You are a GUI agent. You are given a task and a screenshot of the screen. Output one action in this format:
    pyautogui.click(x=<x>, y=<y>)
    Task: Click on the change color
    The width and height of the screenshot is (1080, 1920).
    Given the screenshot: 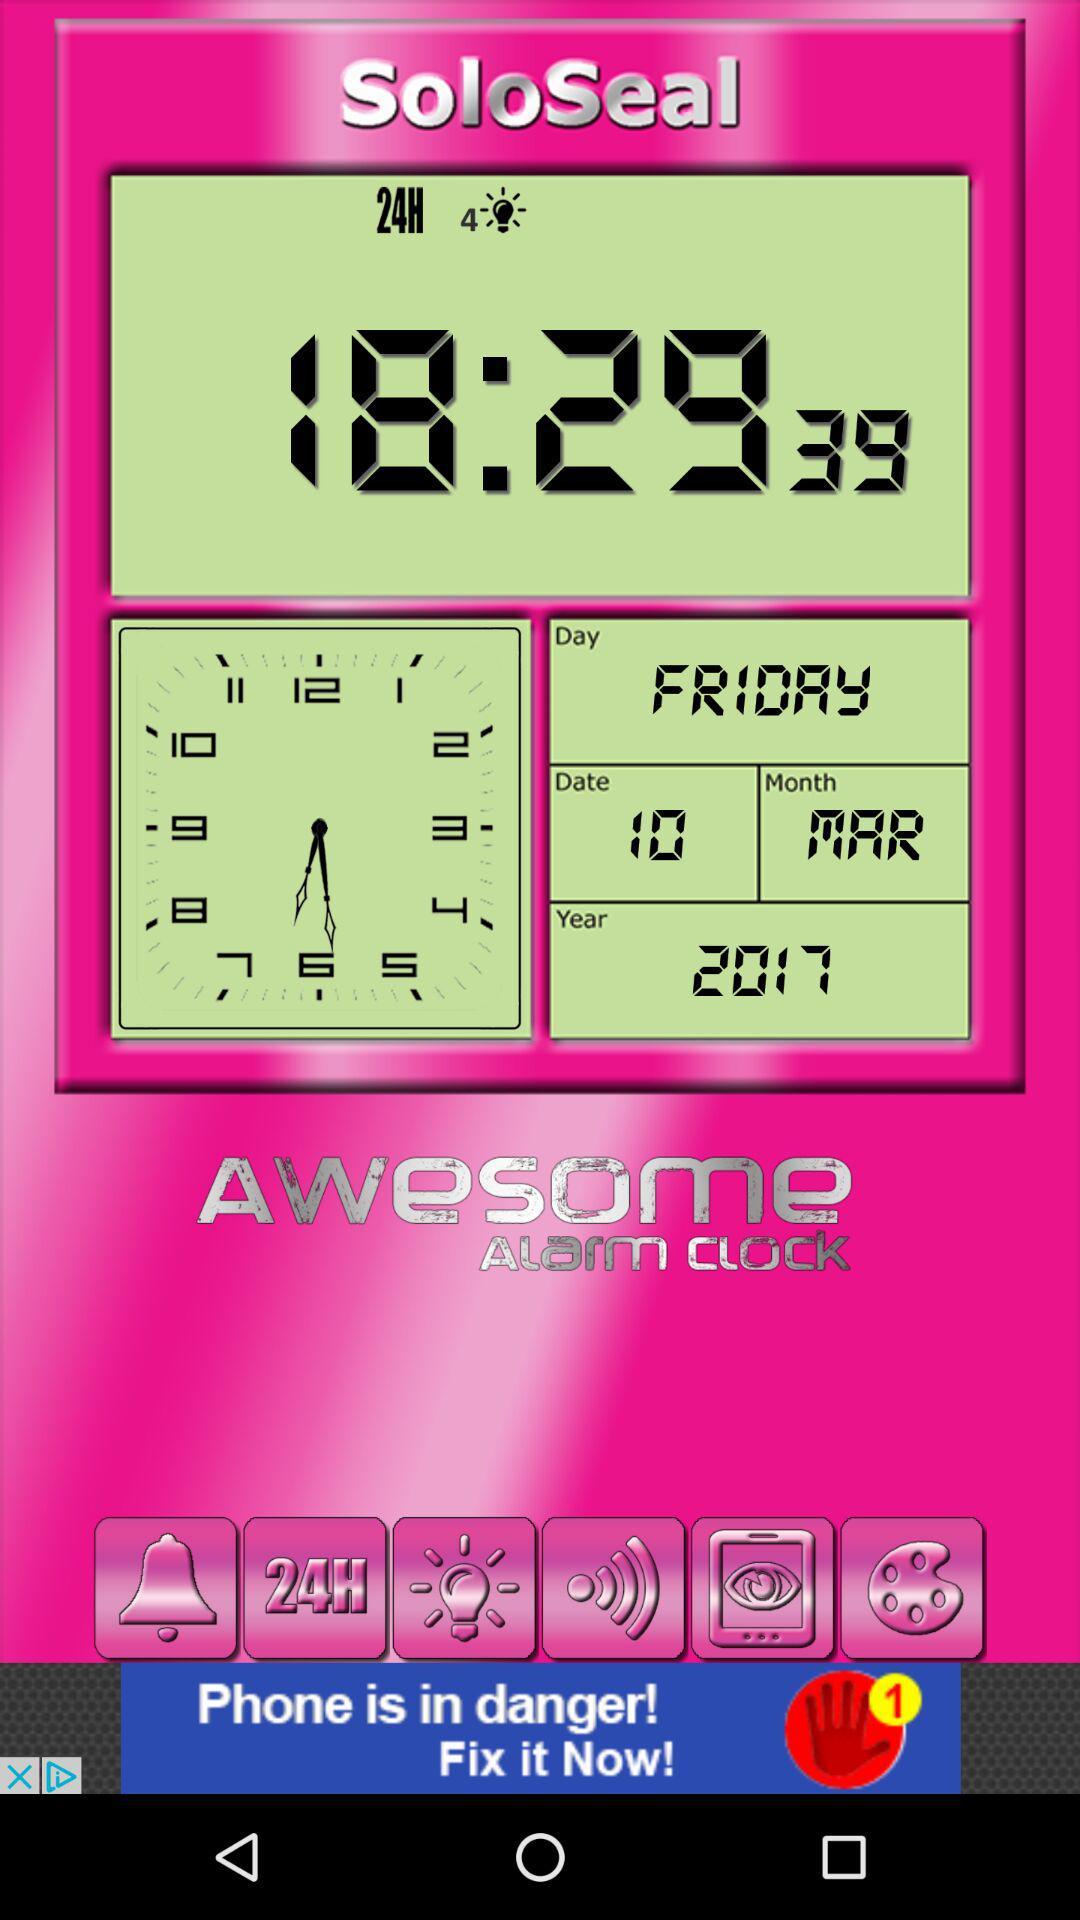 What is the action you would take?
    pyautogui.click(x=912, y=1587)
    